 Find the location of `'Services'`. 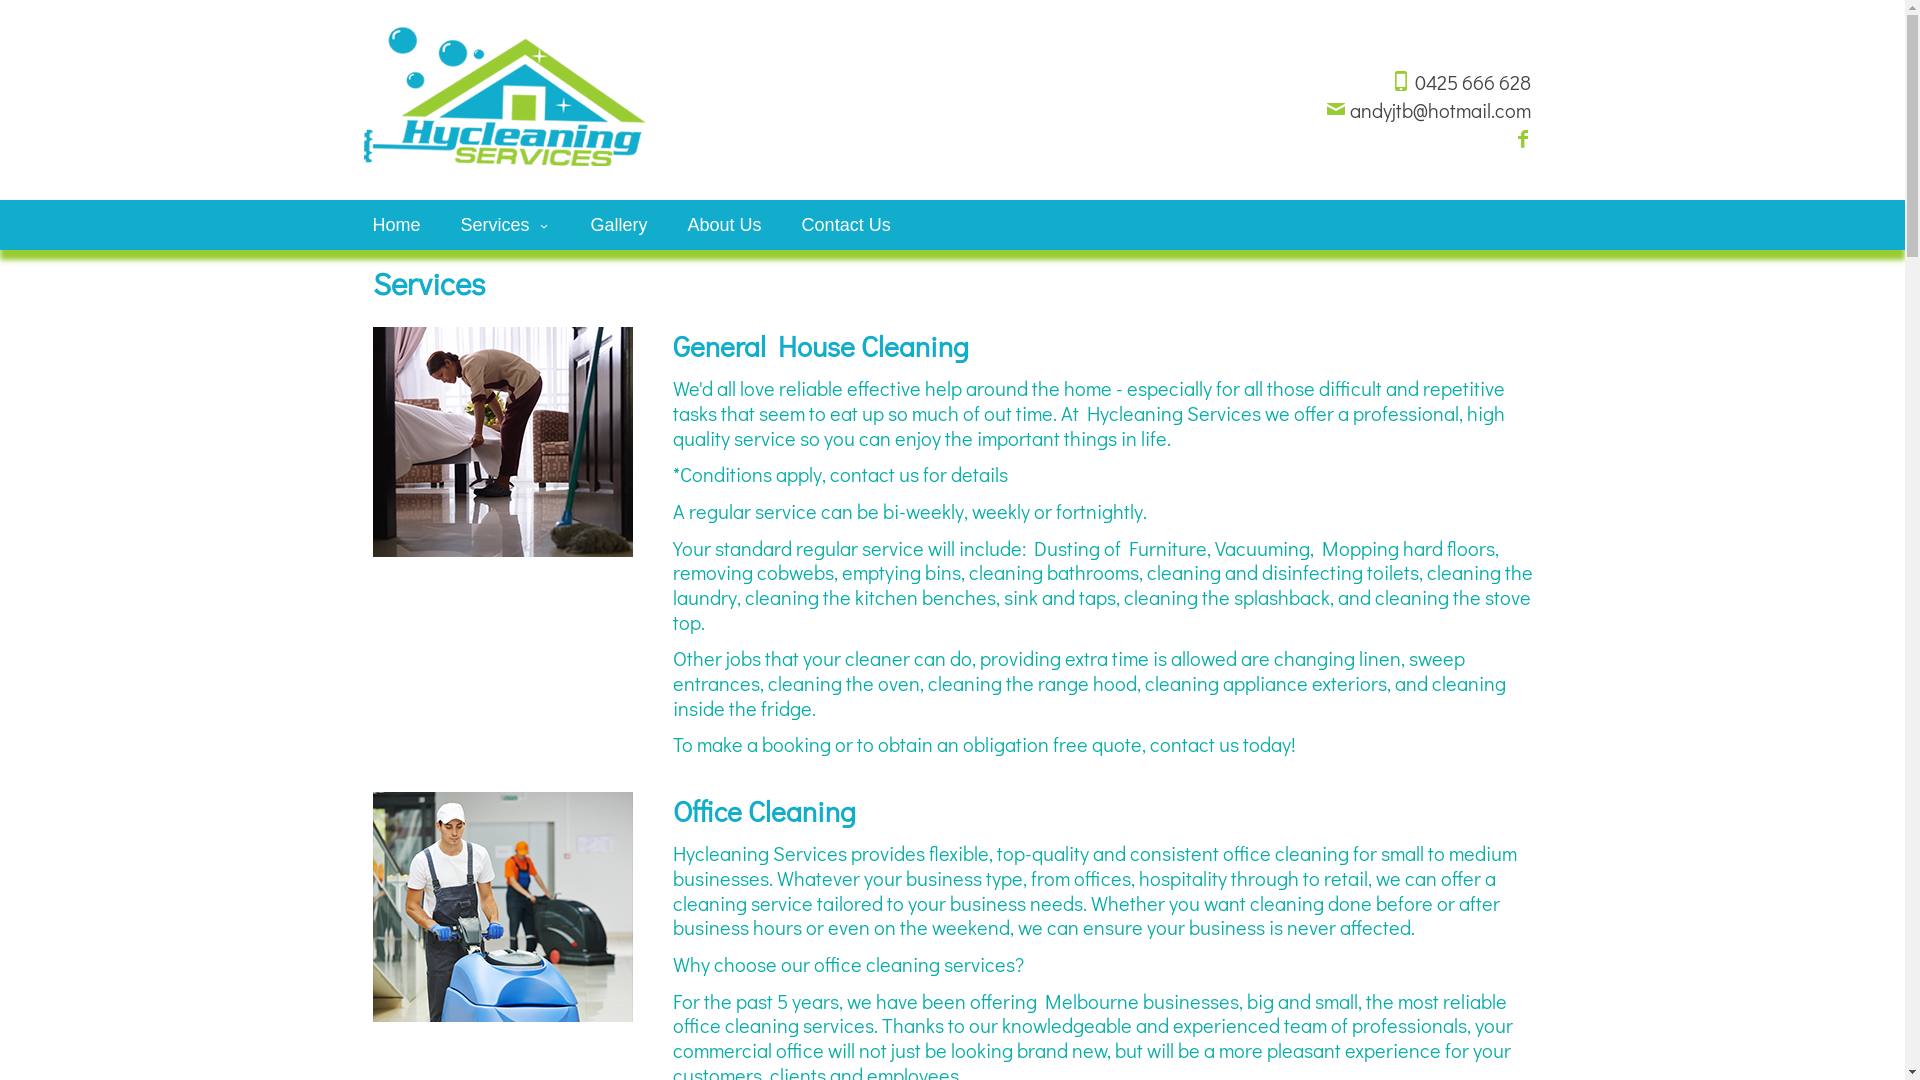

'Services' is located at coordinates (505, 224).